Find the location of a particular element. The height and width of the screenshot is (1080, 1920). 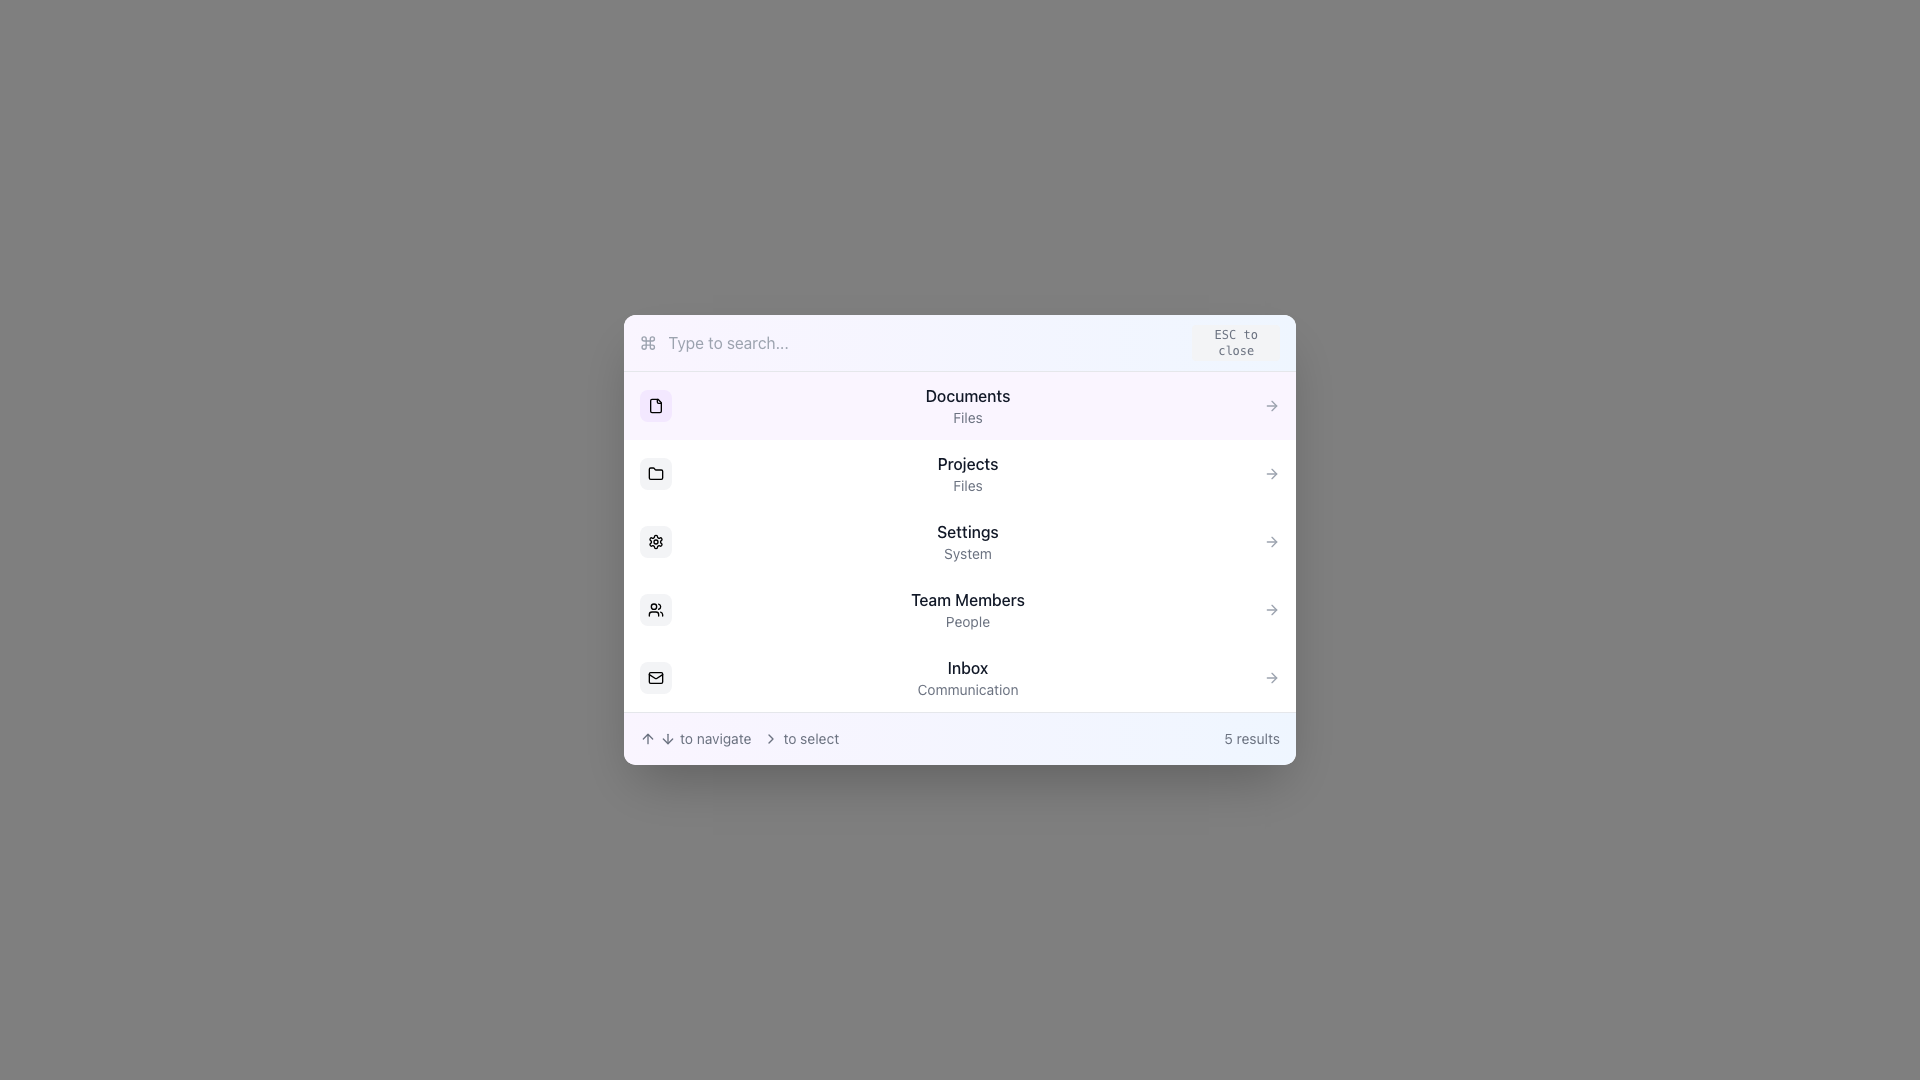

text label 'Documents' which is centrally aligned and styled with a medium font weight in dark gray, located above the 'Files' text in the first list item of the menu is located at coordinates (968, 396).